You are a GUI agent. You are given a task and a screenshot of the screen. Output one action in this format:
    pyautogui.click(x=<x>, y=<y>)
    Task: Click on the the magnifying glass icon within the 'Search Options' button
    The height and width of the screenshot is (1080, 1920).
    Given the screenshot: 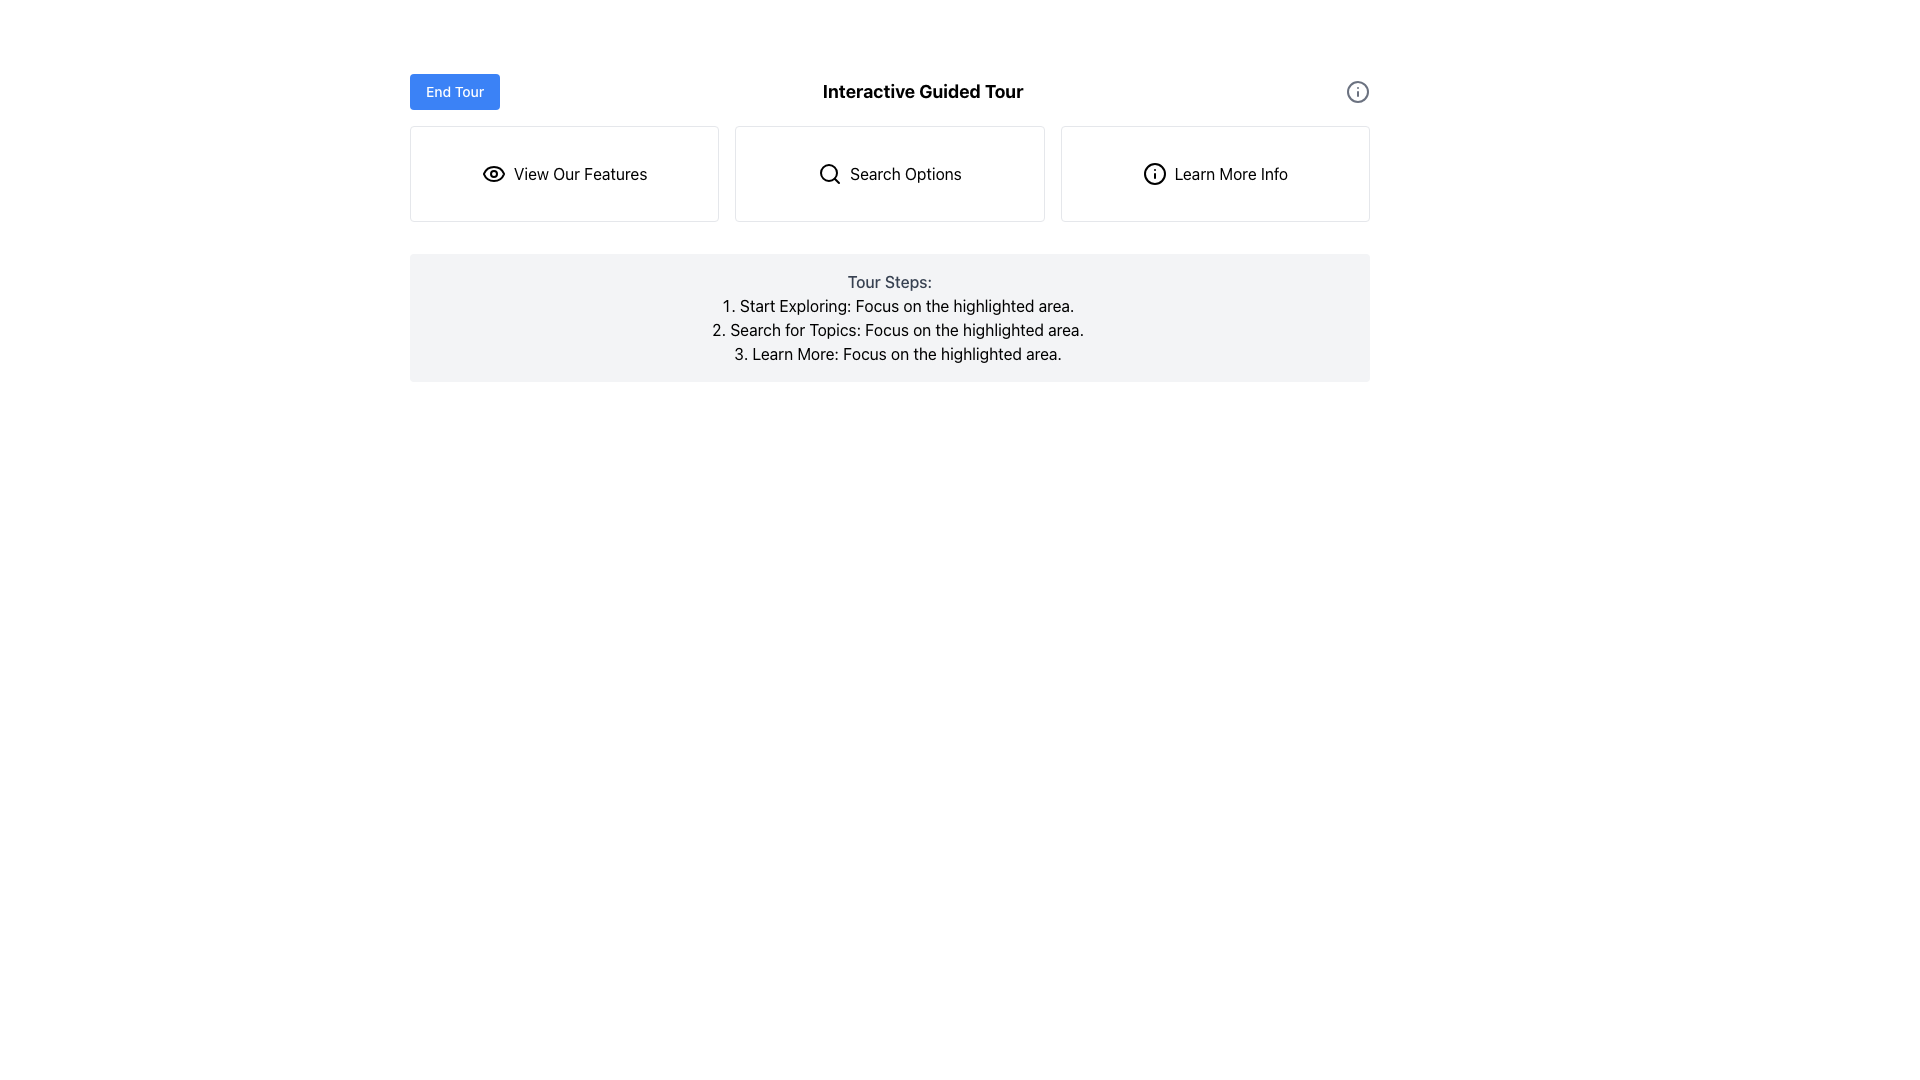 What is the action you would take?
    pyautogui.click(x=830, y=172)
    